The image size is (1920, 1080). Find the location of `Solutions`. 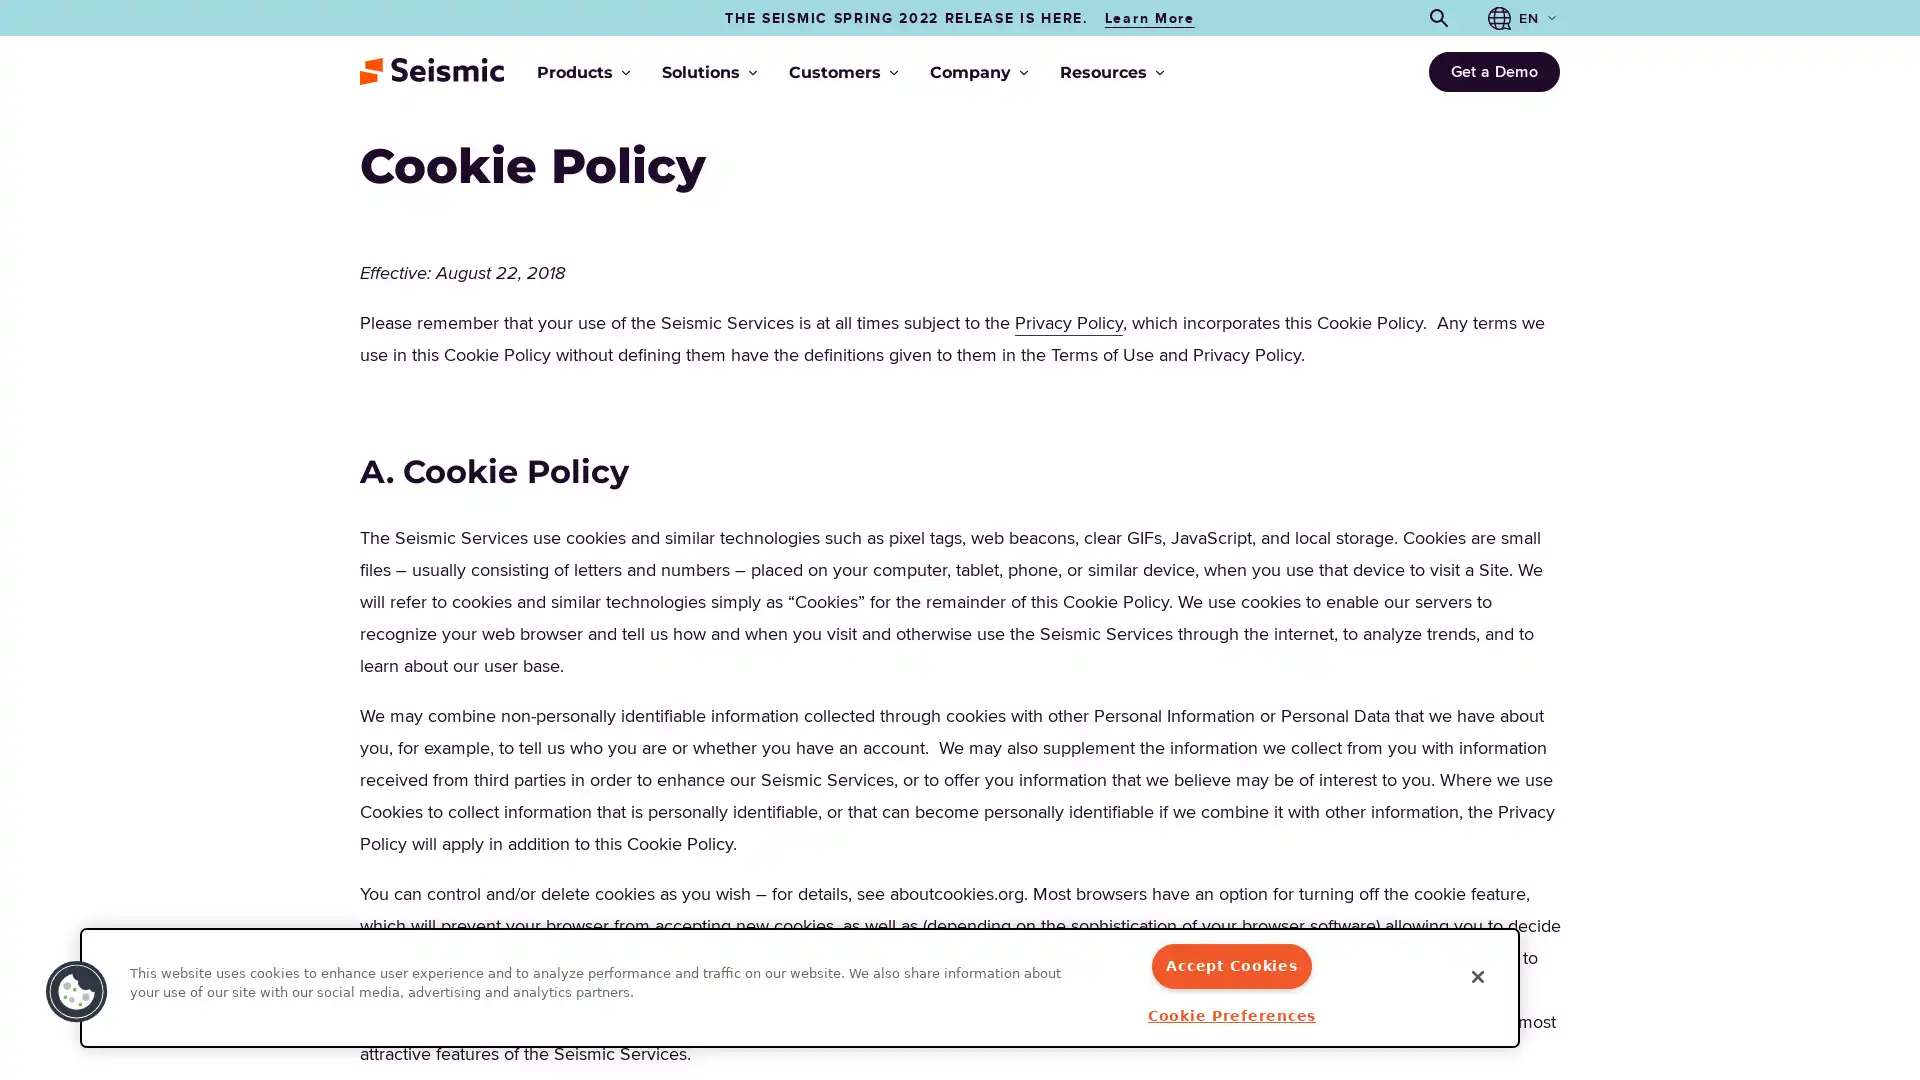

Solutions is located at coordinates (710, 75).